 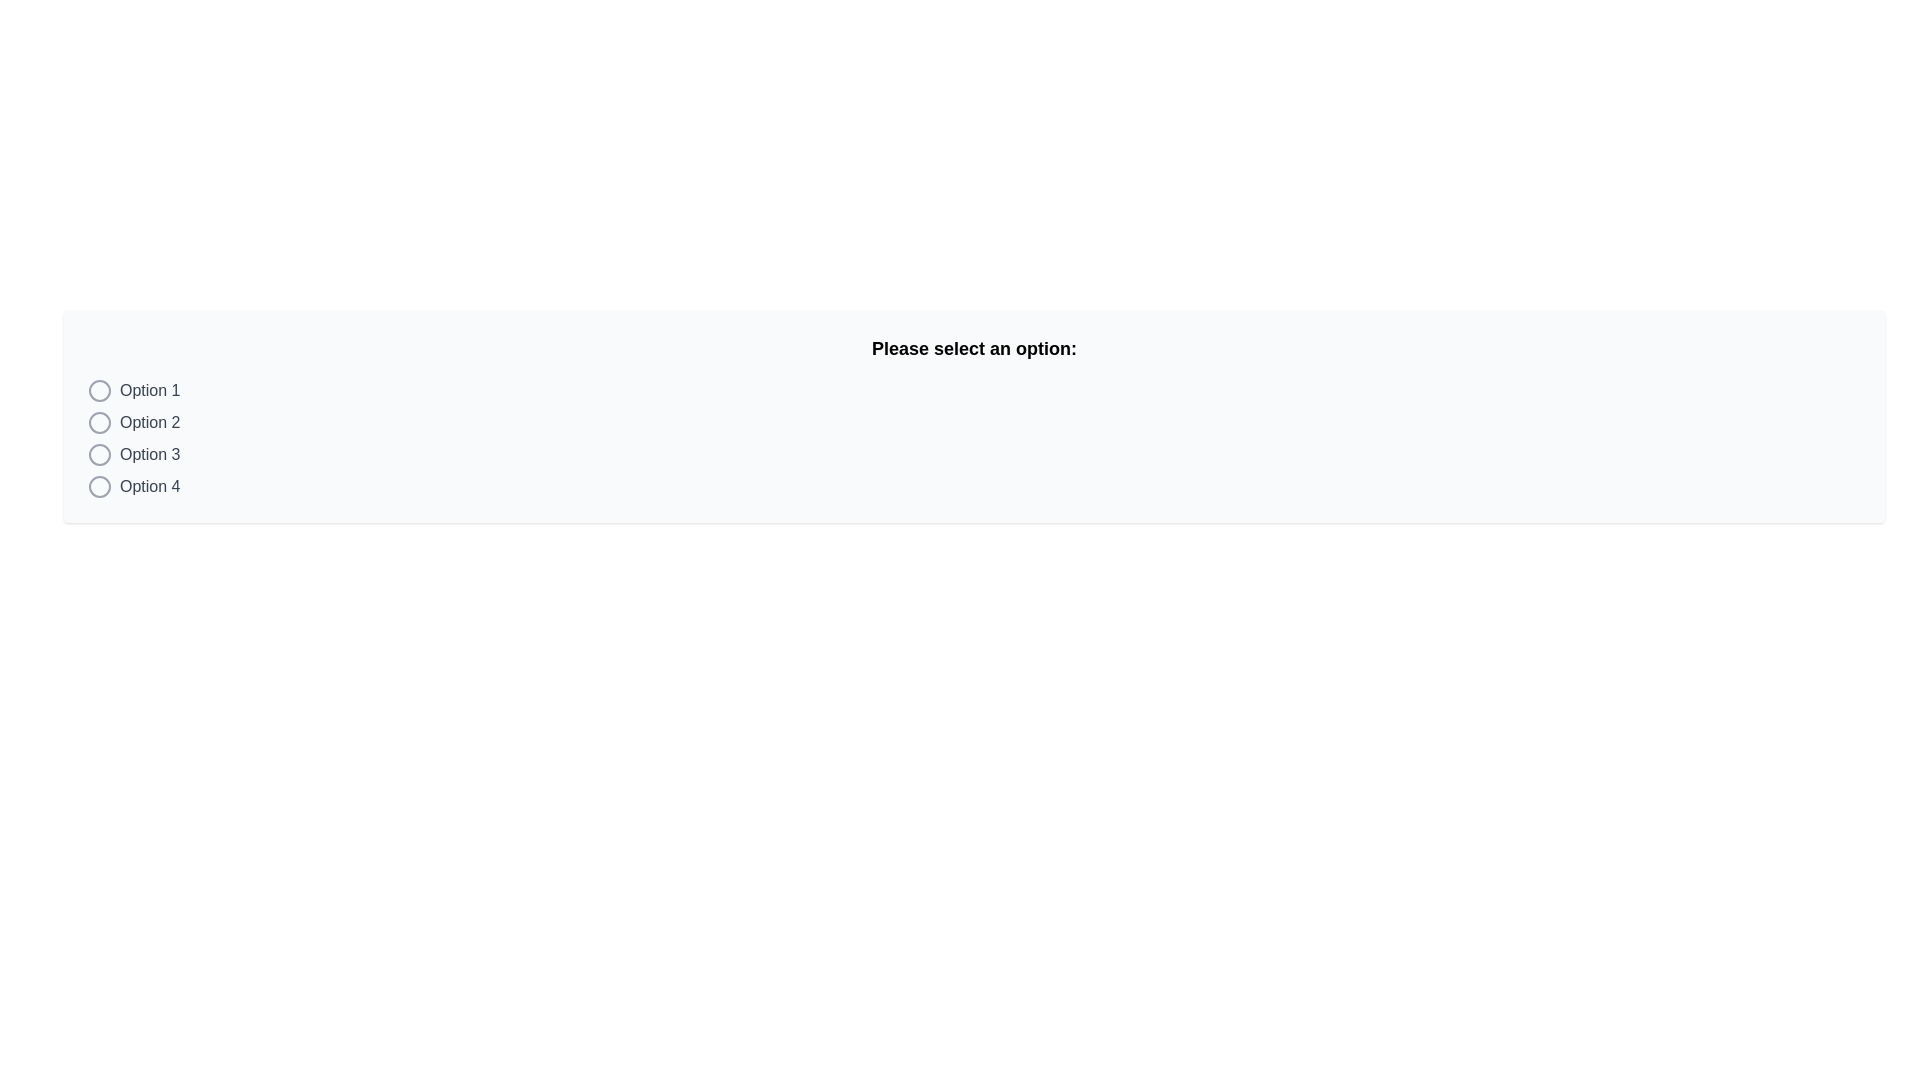 I want to click on the active radio button for 'Option 2', so click(x=99, y=422).